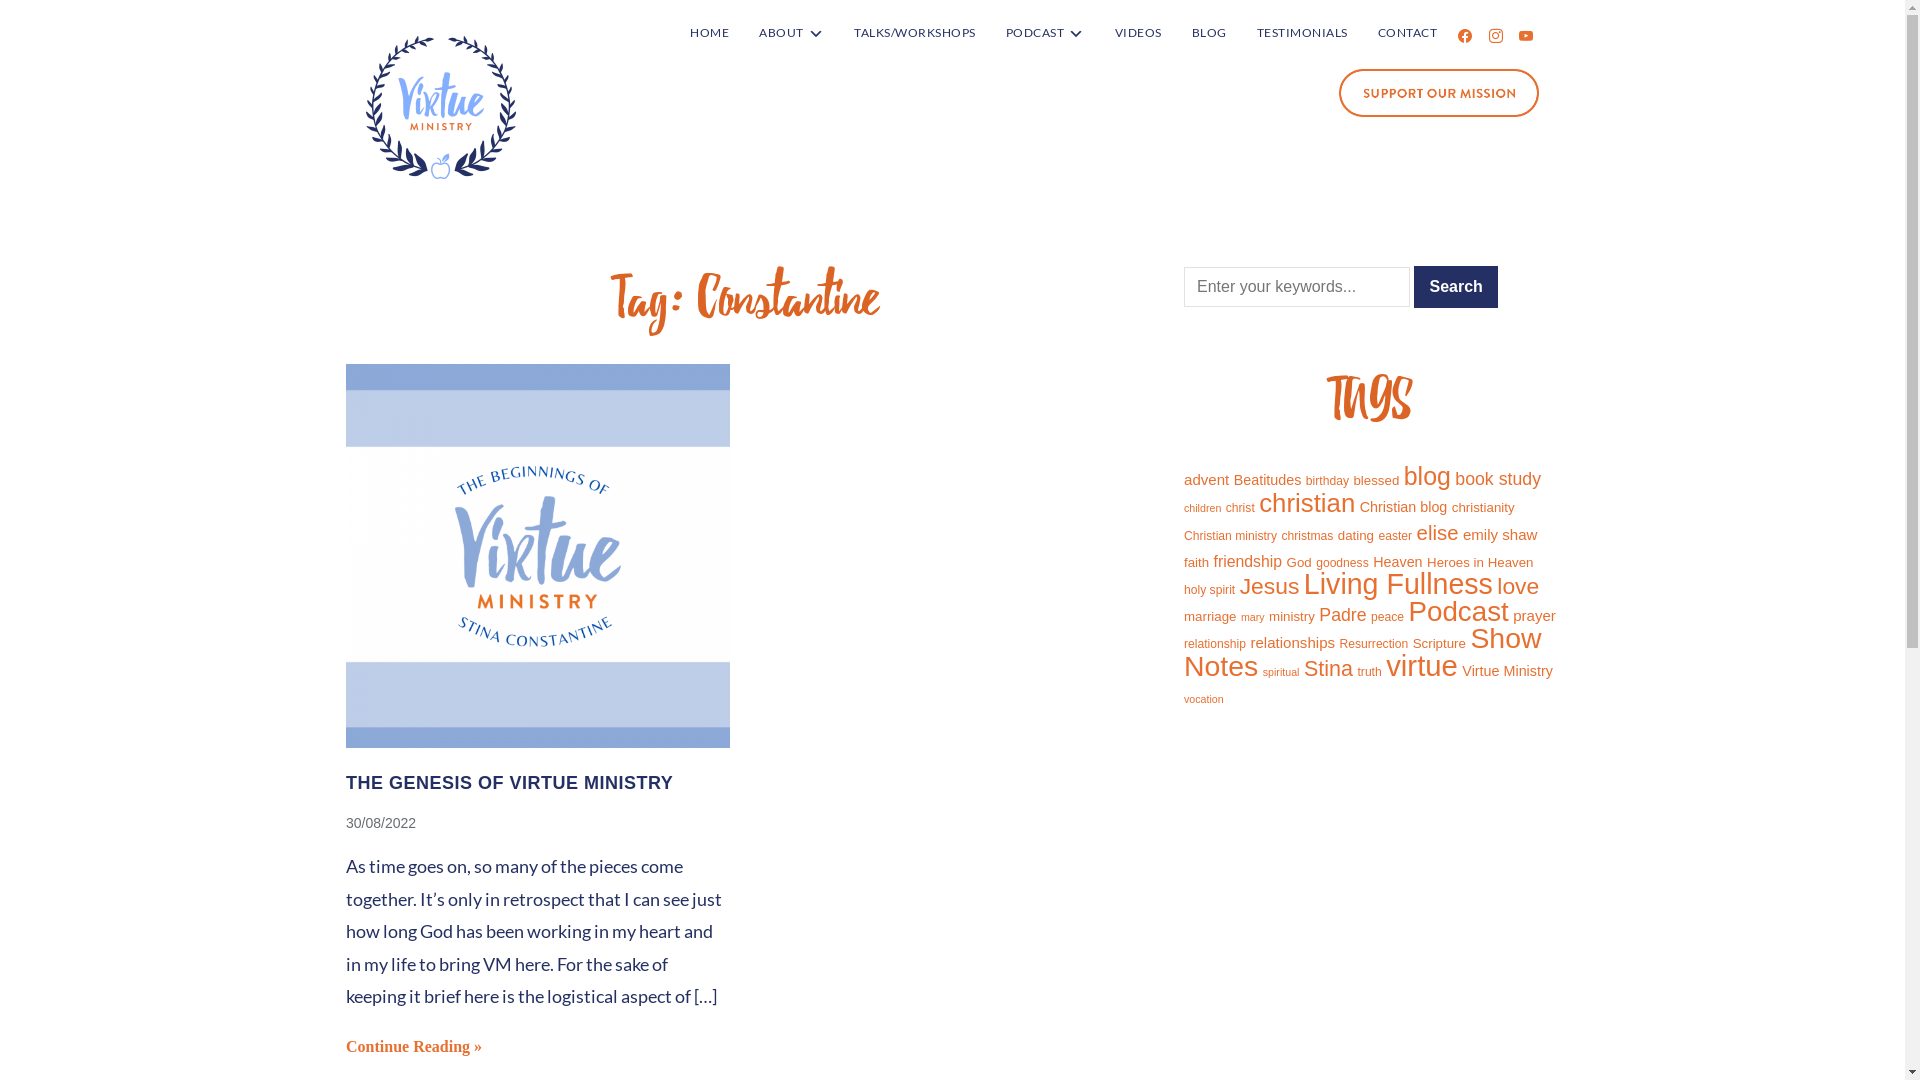  What do you see at coordinates (1205, 479) in the screenshot?
I see `'advent'` at bounding box center [1205, 479].